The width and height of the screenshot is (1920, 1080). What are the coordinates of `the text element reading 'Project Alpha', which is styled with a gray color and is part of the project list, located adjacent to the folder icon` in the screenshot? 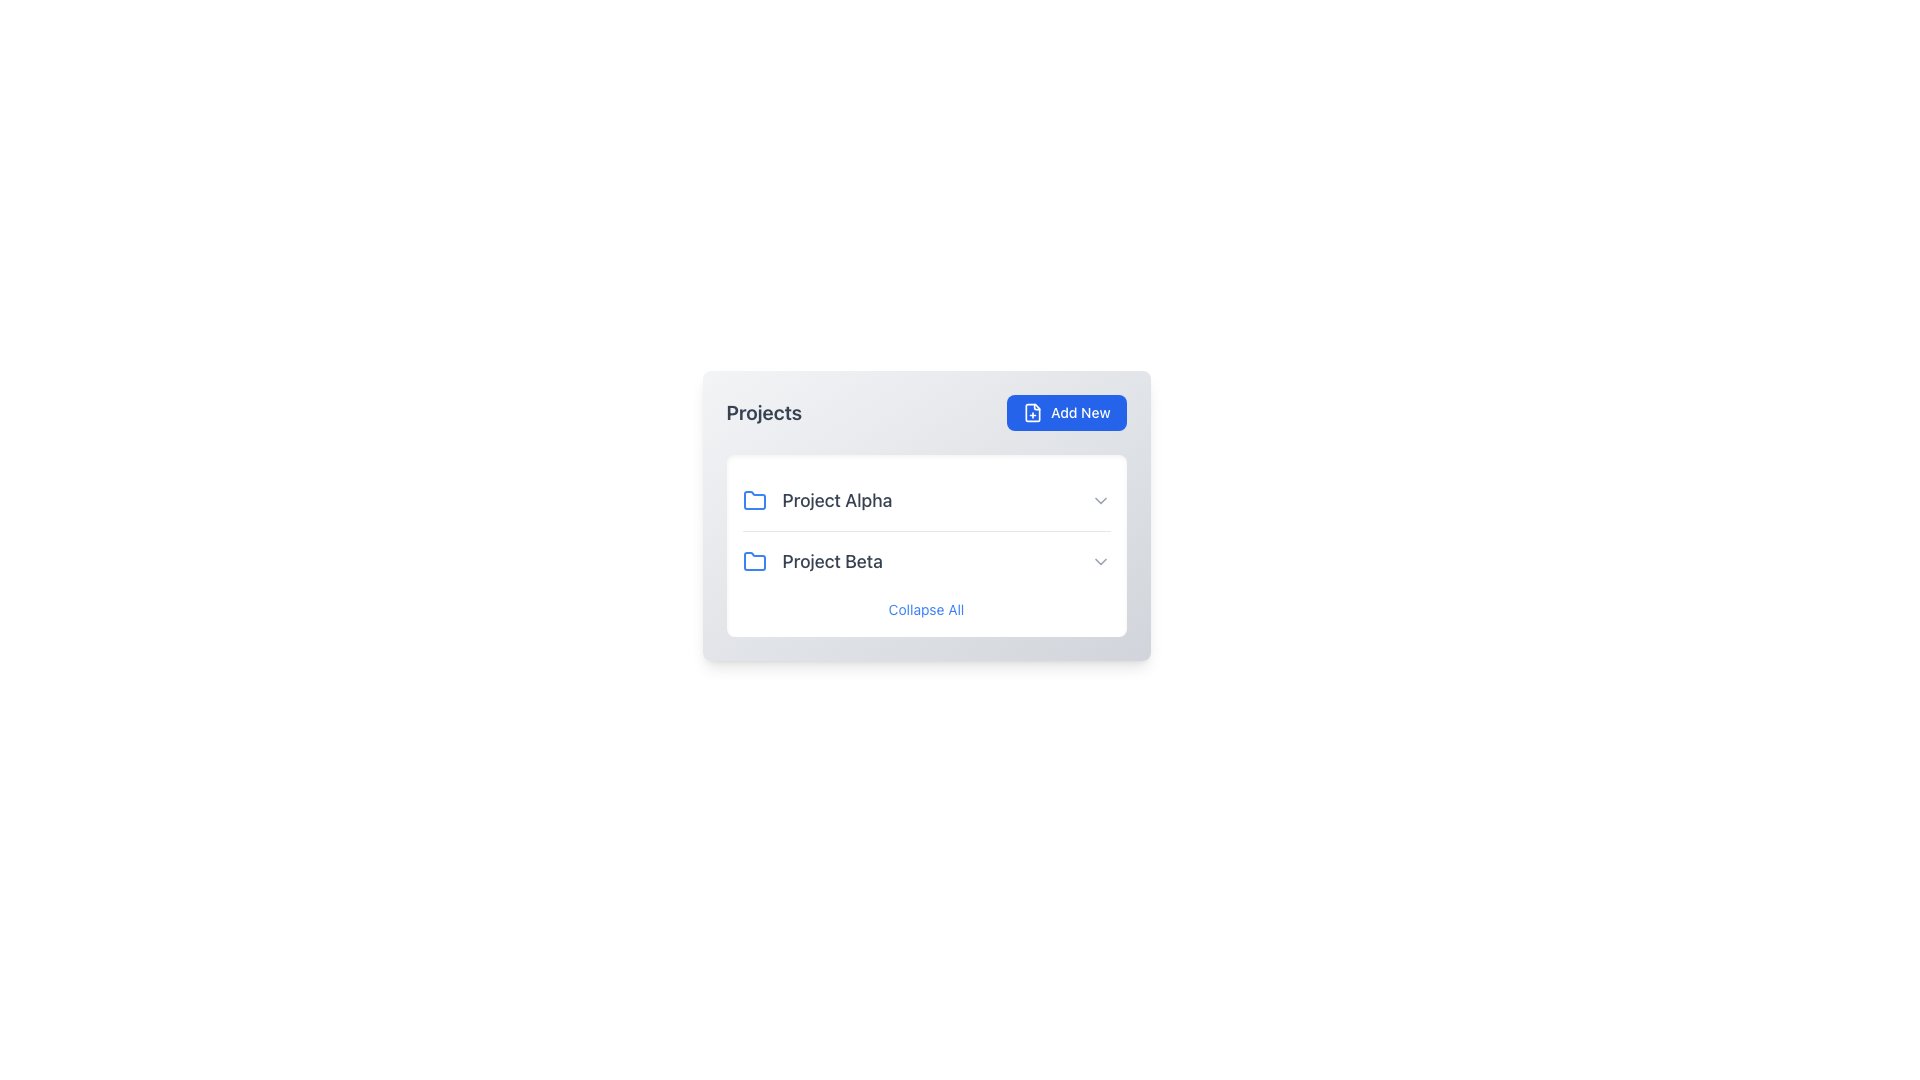 It's located at (837, 500).